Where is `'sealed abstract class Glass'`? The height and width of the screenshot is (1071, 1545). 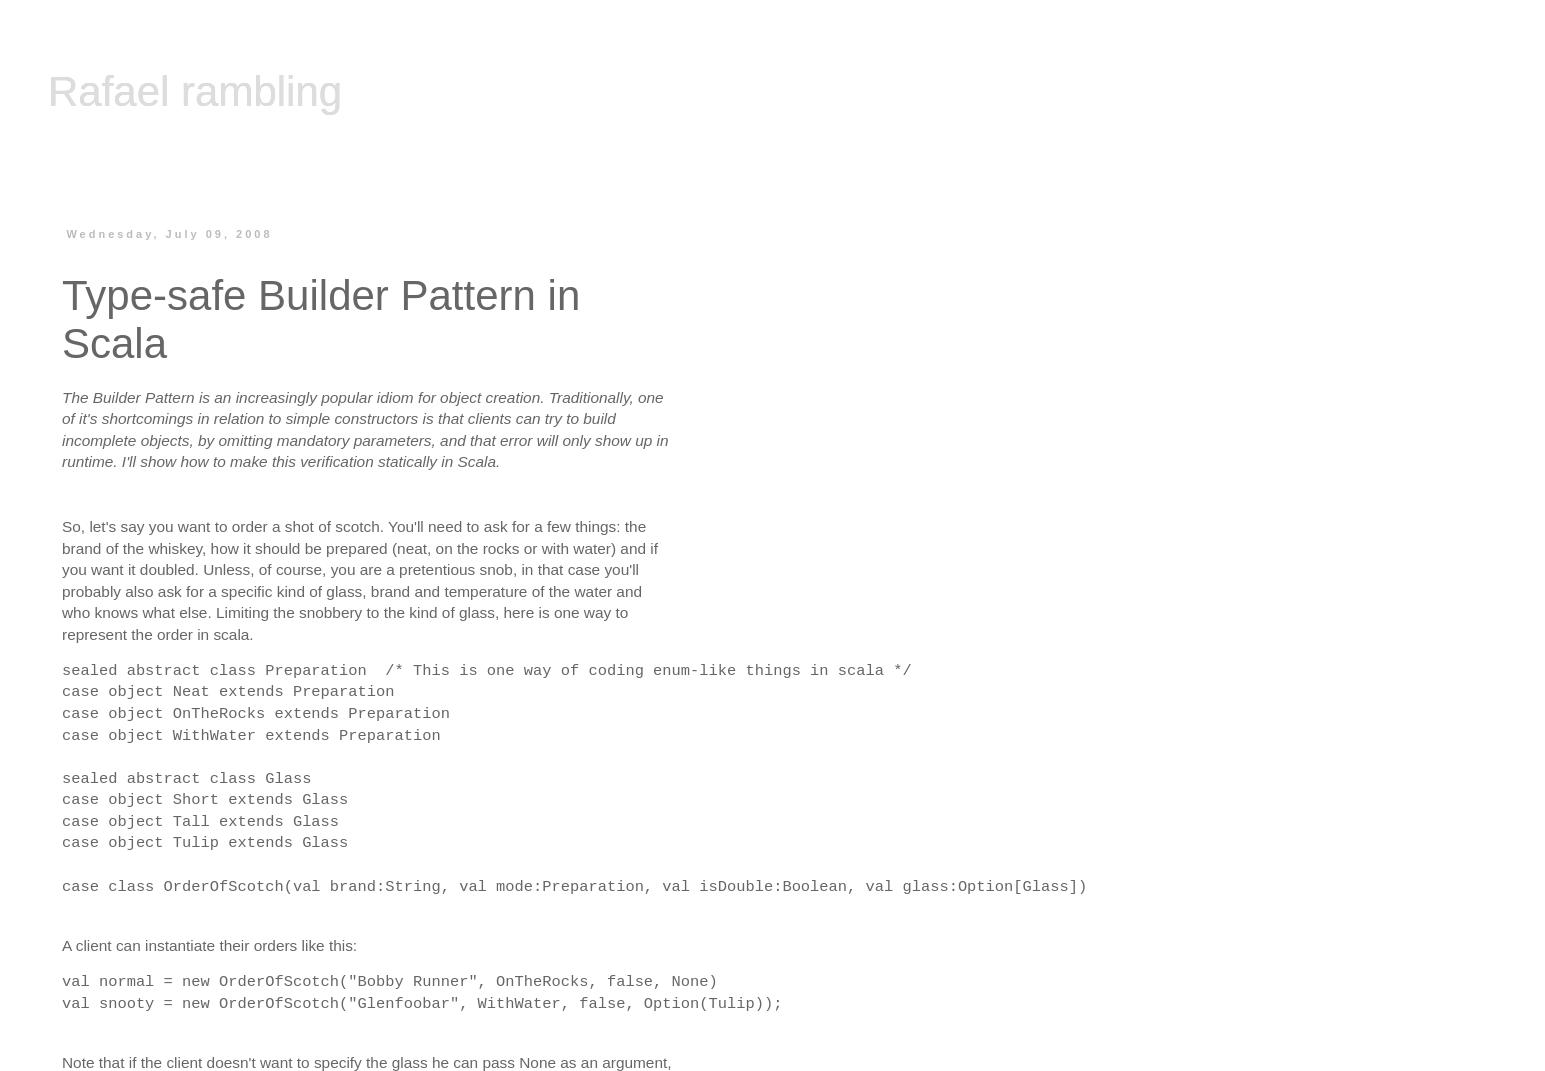
'sealed abstract class Glass' is located at coordinates (186, 776).